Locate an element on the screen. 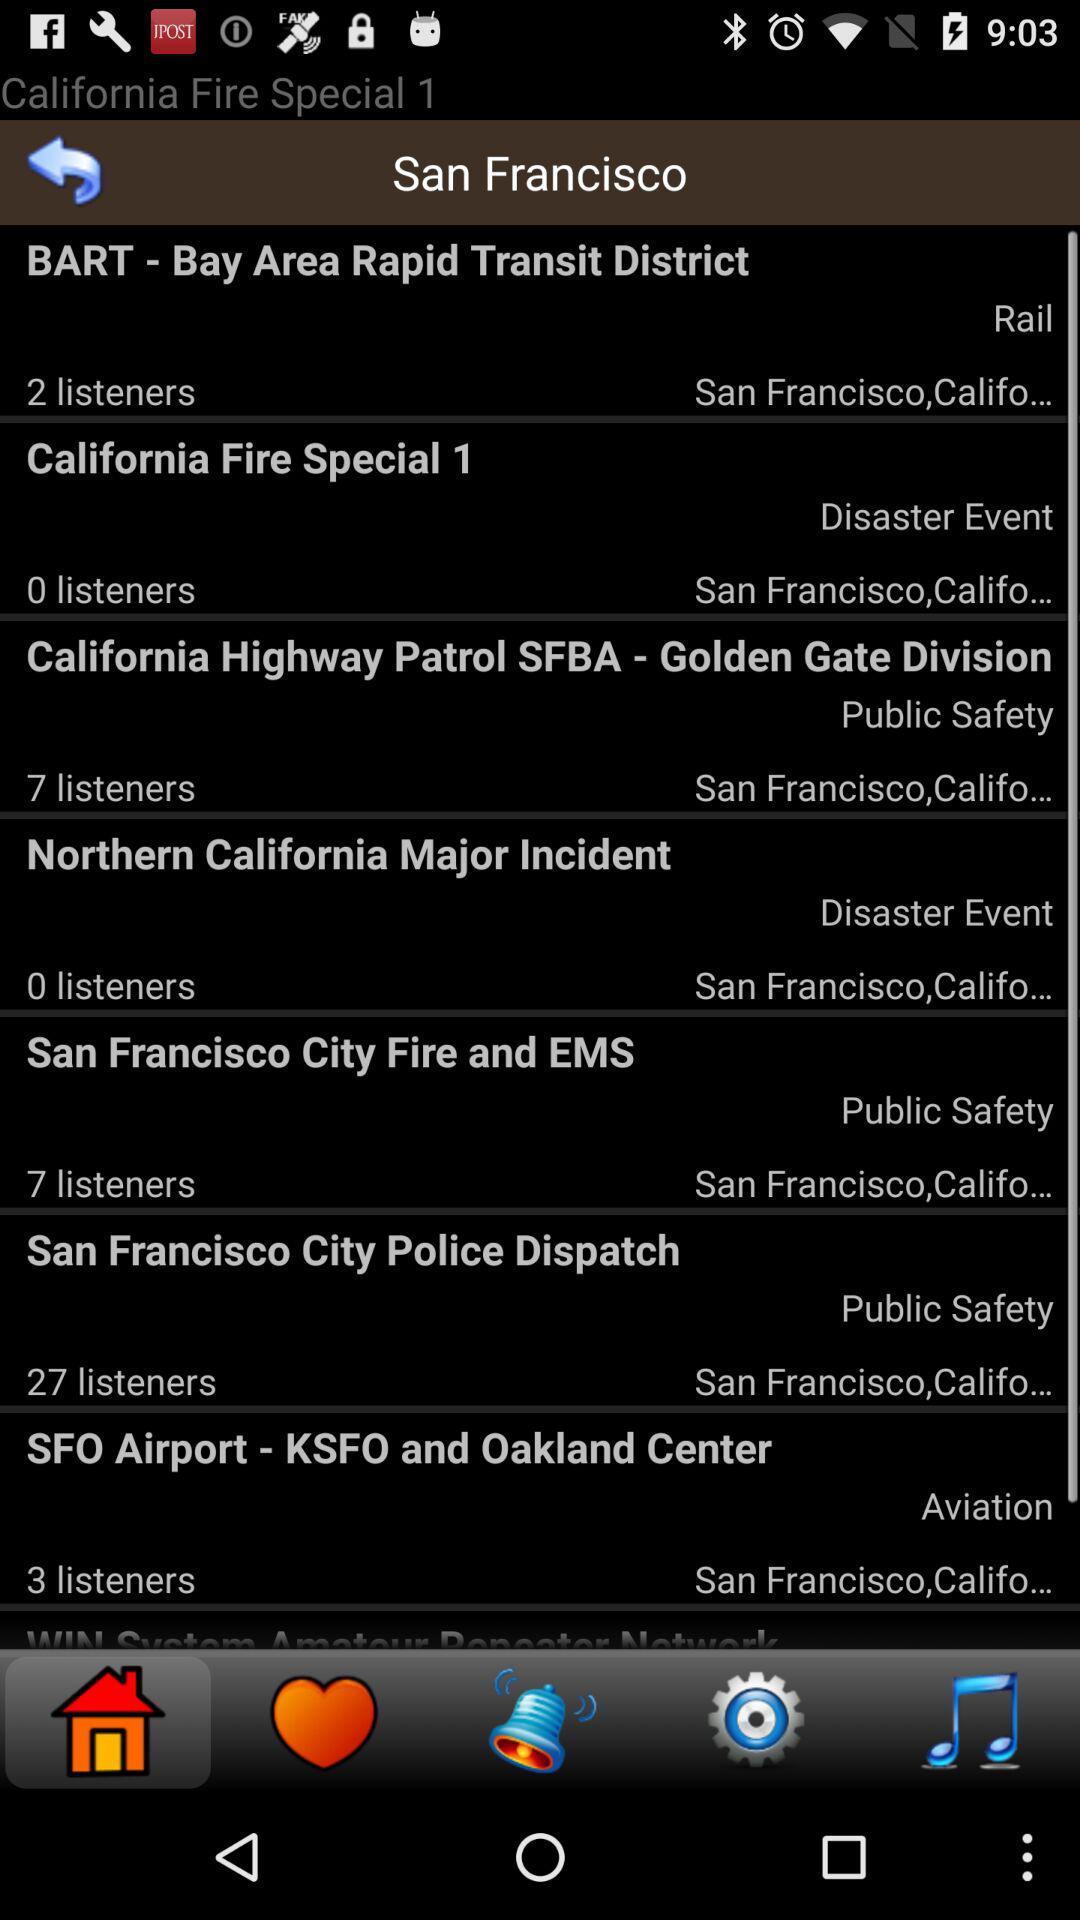 The height and width of the screenshot is (1920, 1080). the item below bart bay area app is located at coordinates (111, 390).